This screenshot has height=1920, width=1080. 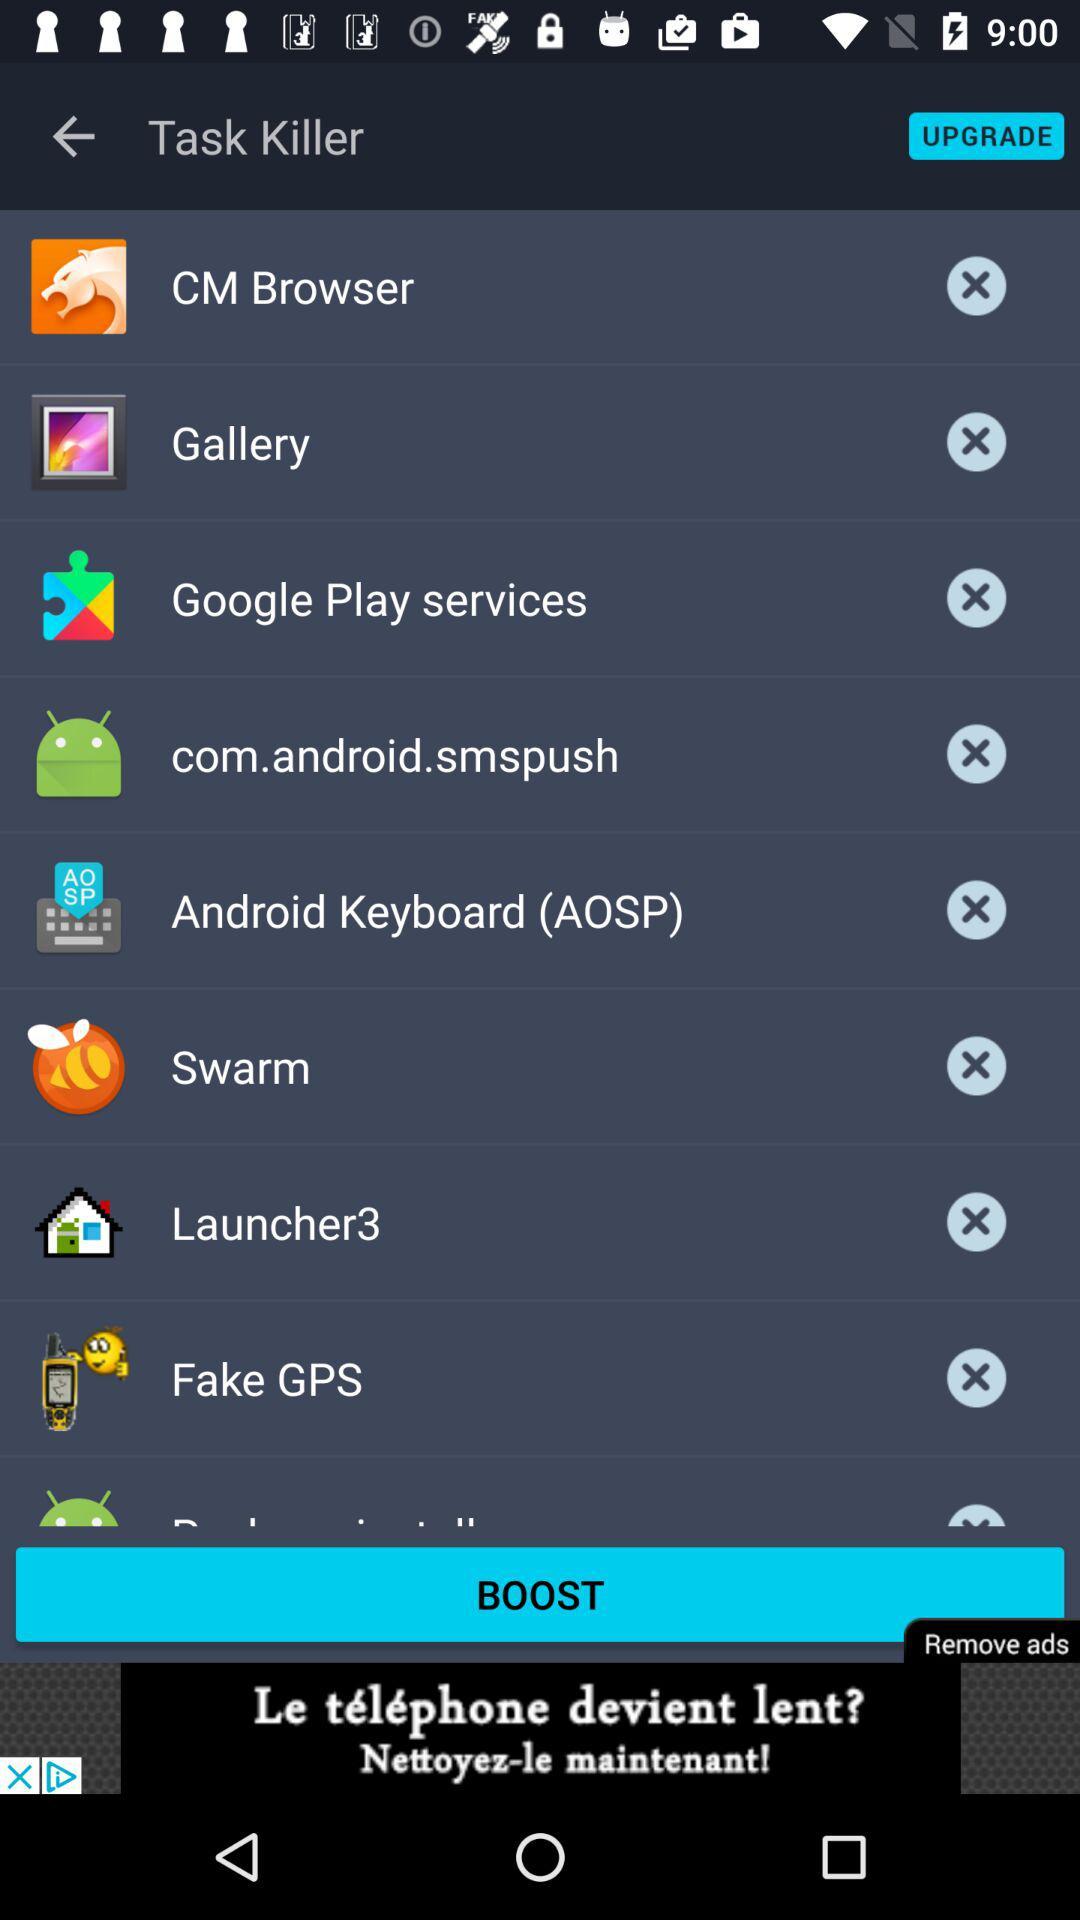 I want to click on launcher3 option, so click(x=976, y=1221).